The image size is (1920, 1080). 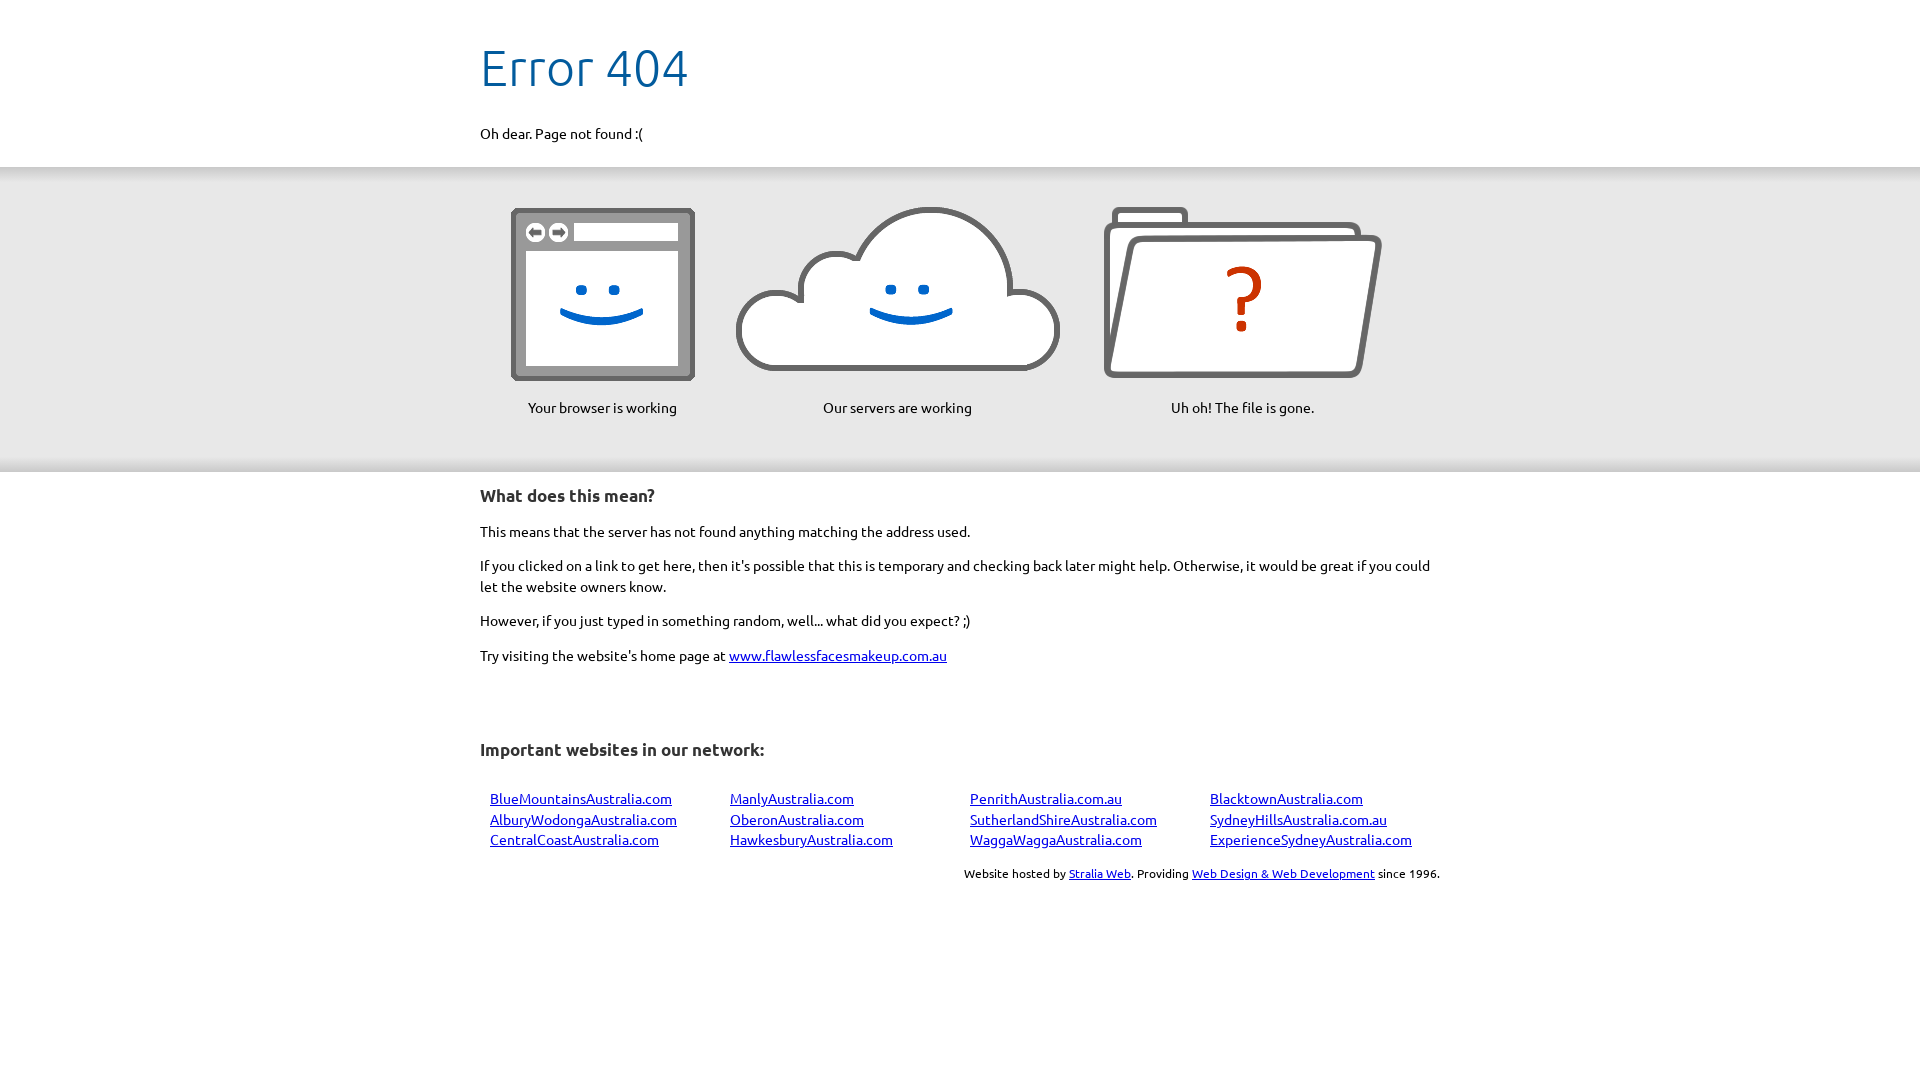 What do you see at coordinates (573, 839) in the screenshot?
I see `'CentralCoastAustralia.com'` at bounding box center [573, 839].